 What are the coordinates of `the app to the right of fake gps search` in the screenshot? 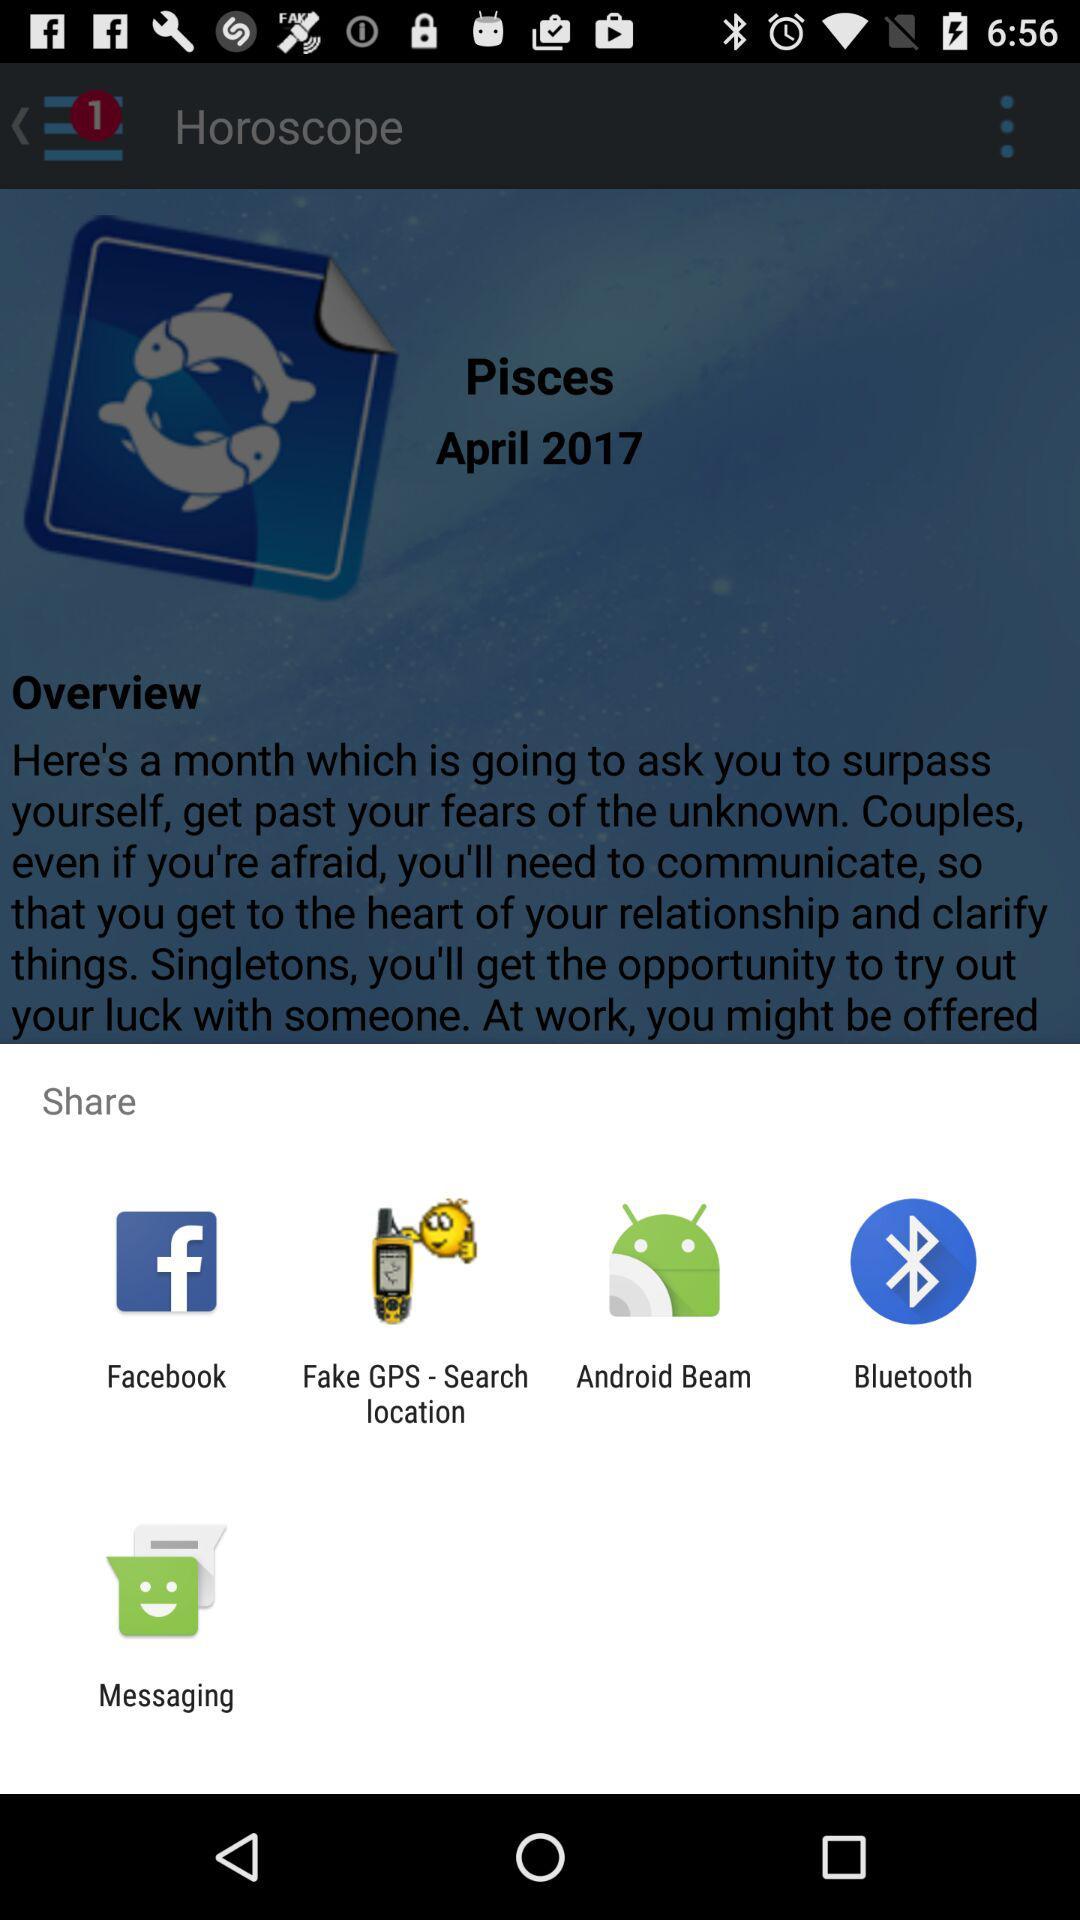 It's located at (664, 1392).